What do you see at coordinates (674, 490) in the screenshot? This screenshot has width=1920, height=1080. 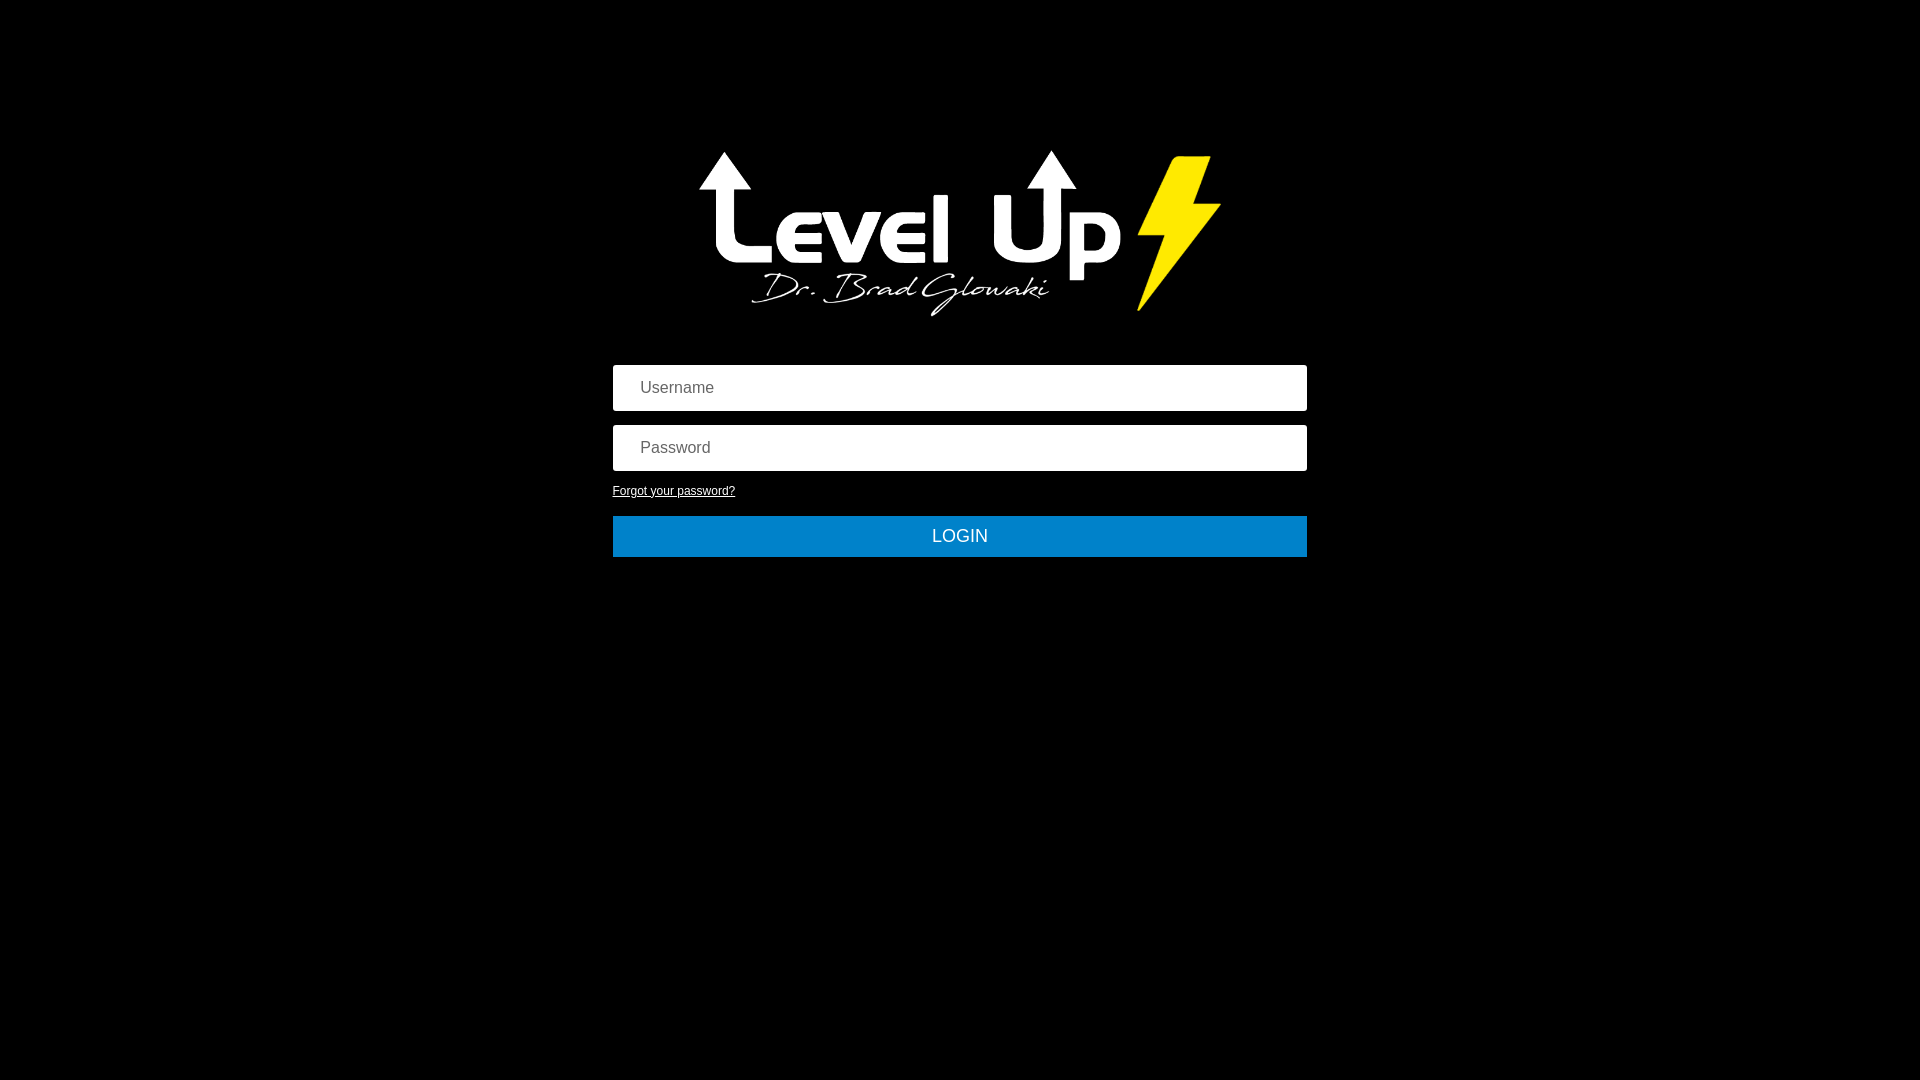 I see `'Forgot your password?'` at bounding box center [674, 490].